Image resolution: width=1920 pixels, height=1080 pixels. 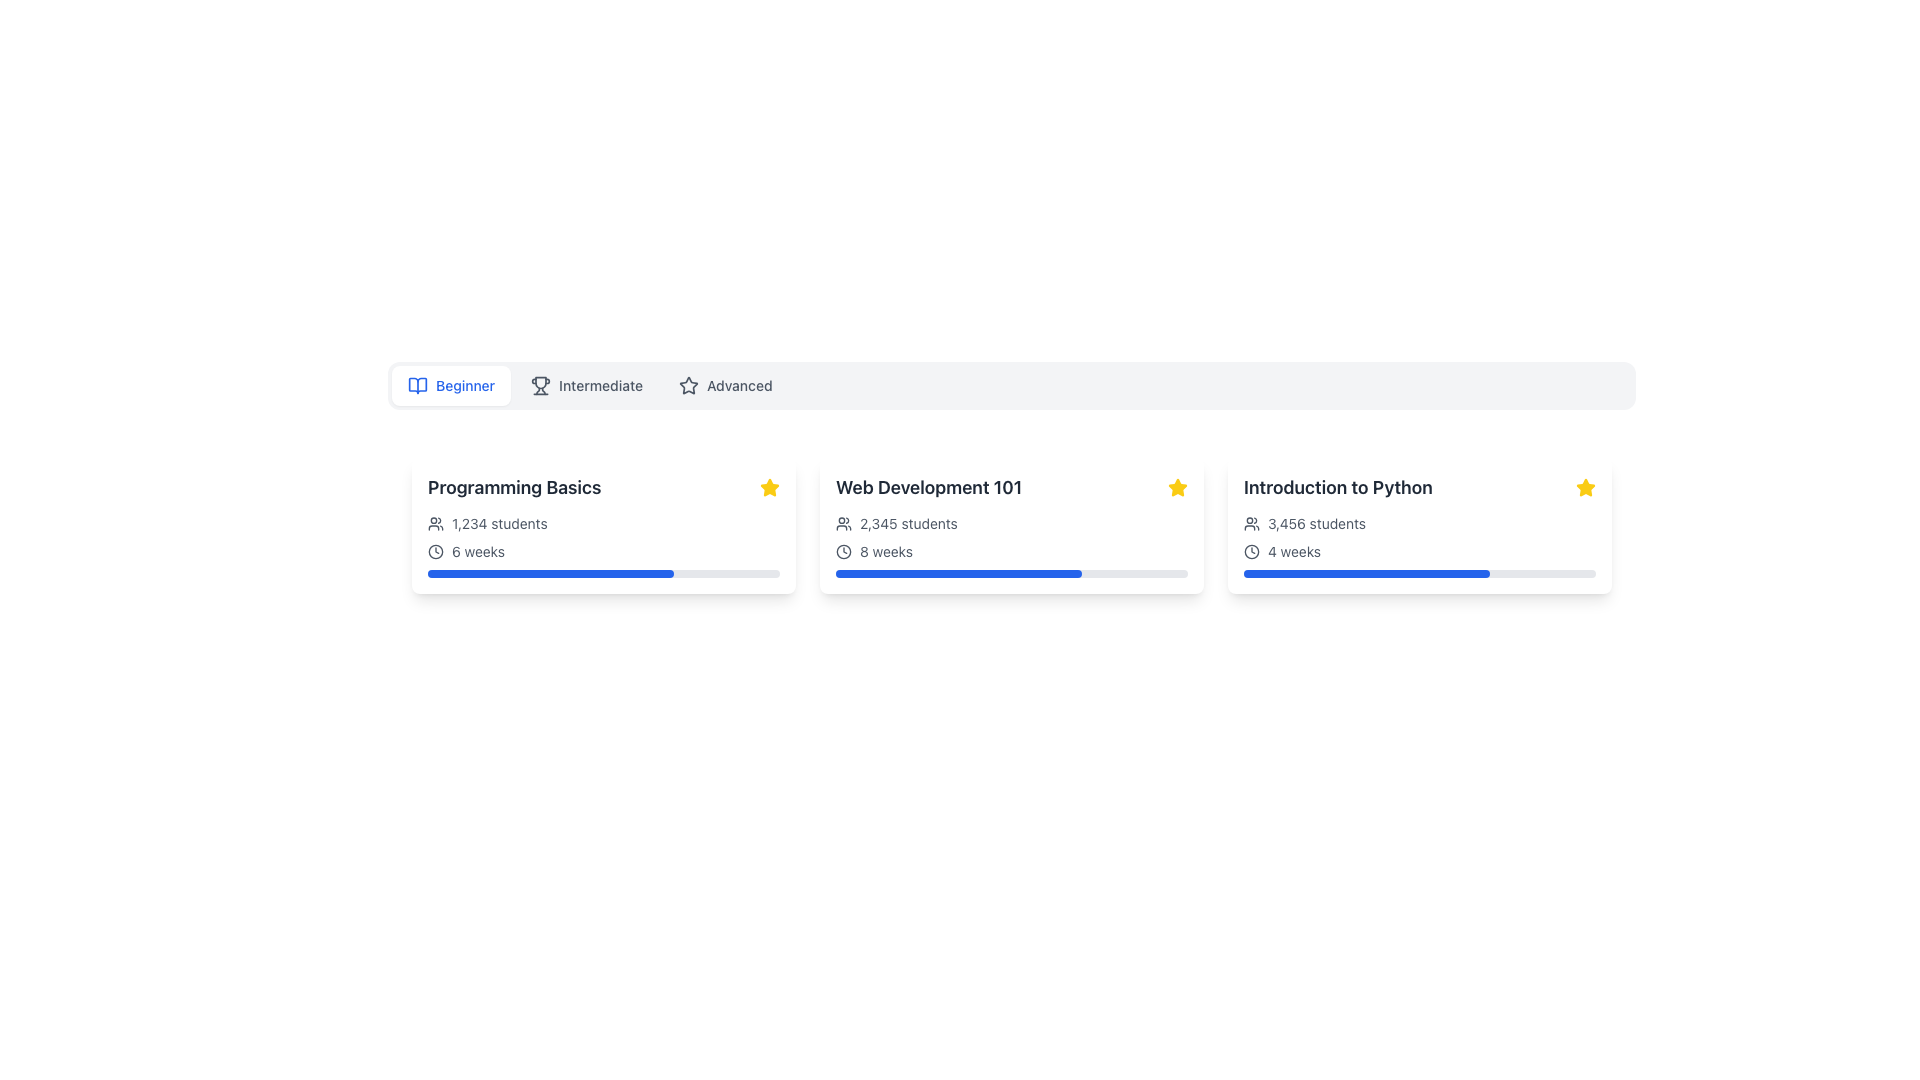 I want to click on the icons for context in the informational text block located inside the 'Web Development 101' card, which provides details about the course enrollment and duration, so click(x=1012, y=546).